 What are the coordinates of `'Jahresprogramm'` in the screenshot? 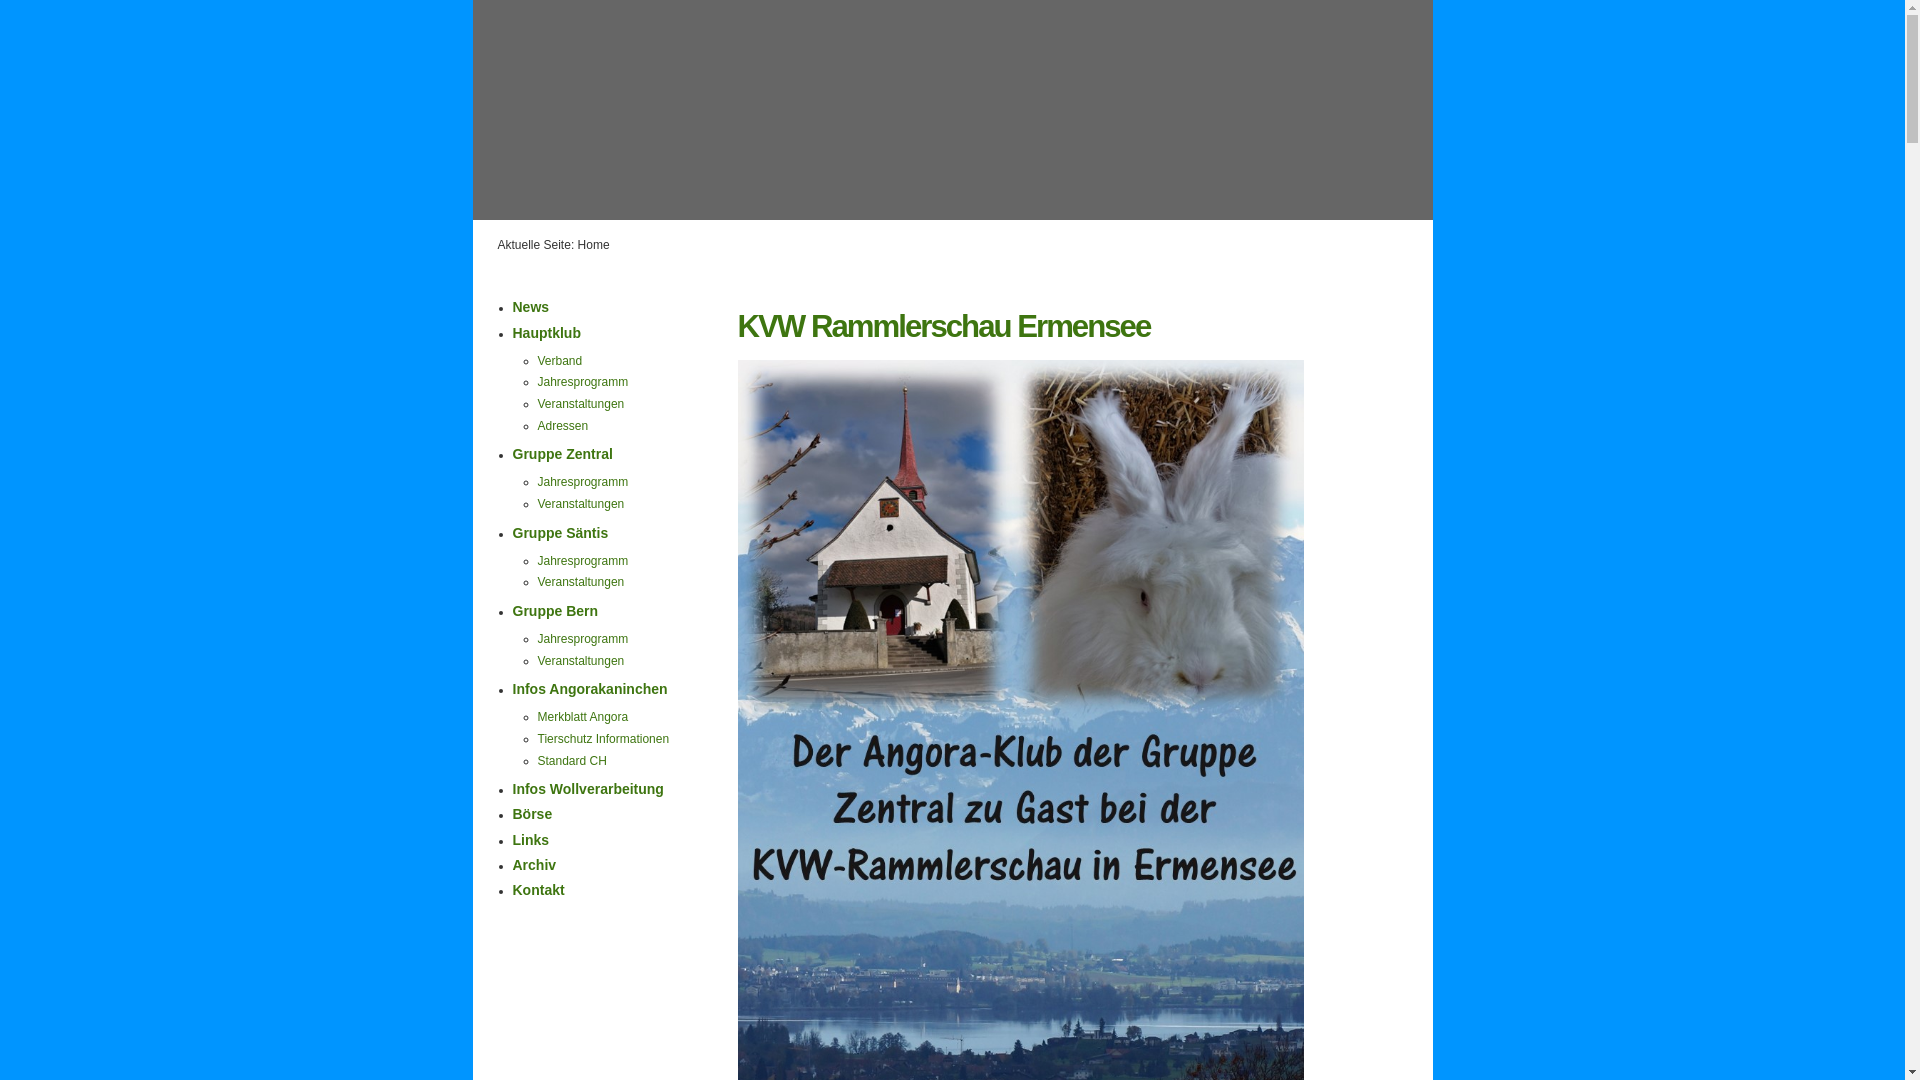 It's located at (582, 639).